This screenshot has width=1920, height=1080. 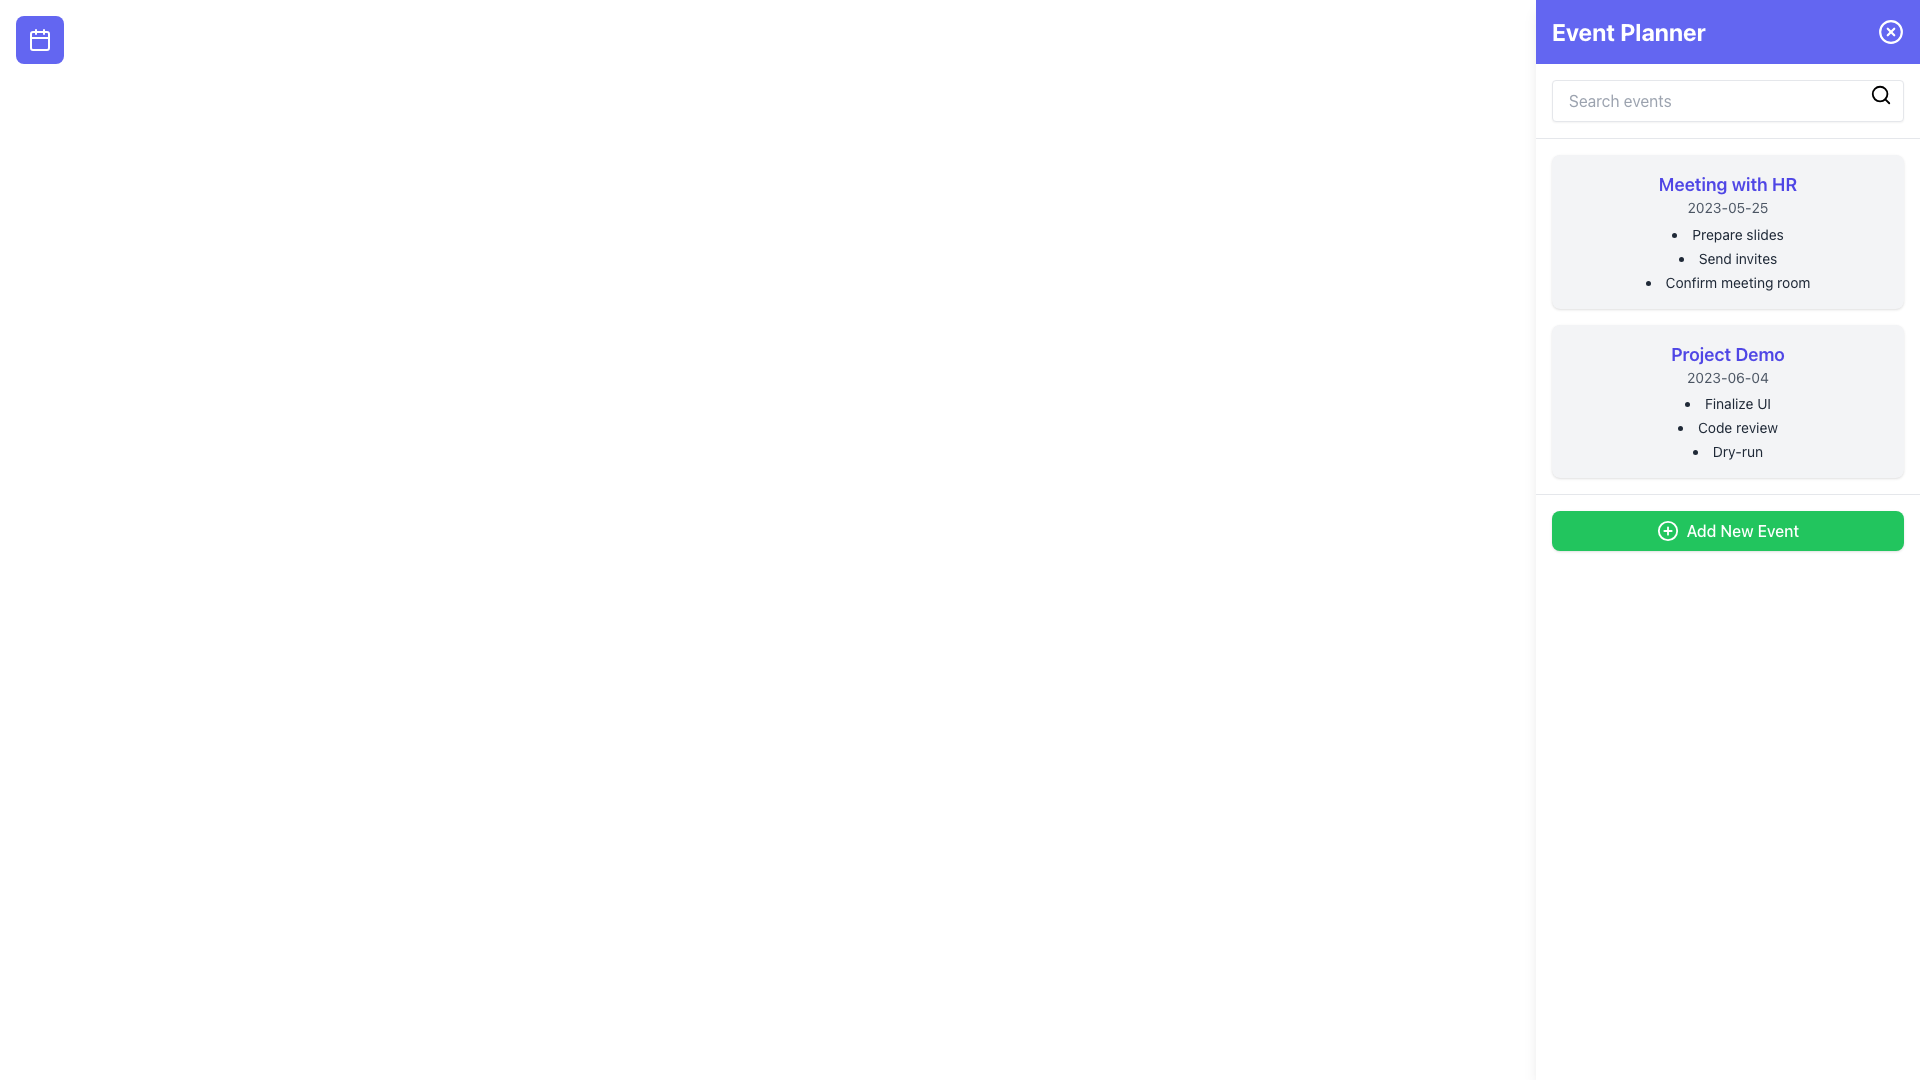 What do you see at coordinates (1727, 257) in the screenshot?
I see `the text item that reads 'Send invites.' which is the second item in a bullet list under the event 'Meeting with HR.'` at bounding box center [1727, 257].